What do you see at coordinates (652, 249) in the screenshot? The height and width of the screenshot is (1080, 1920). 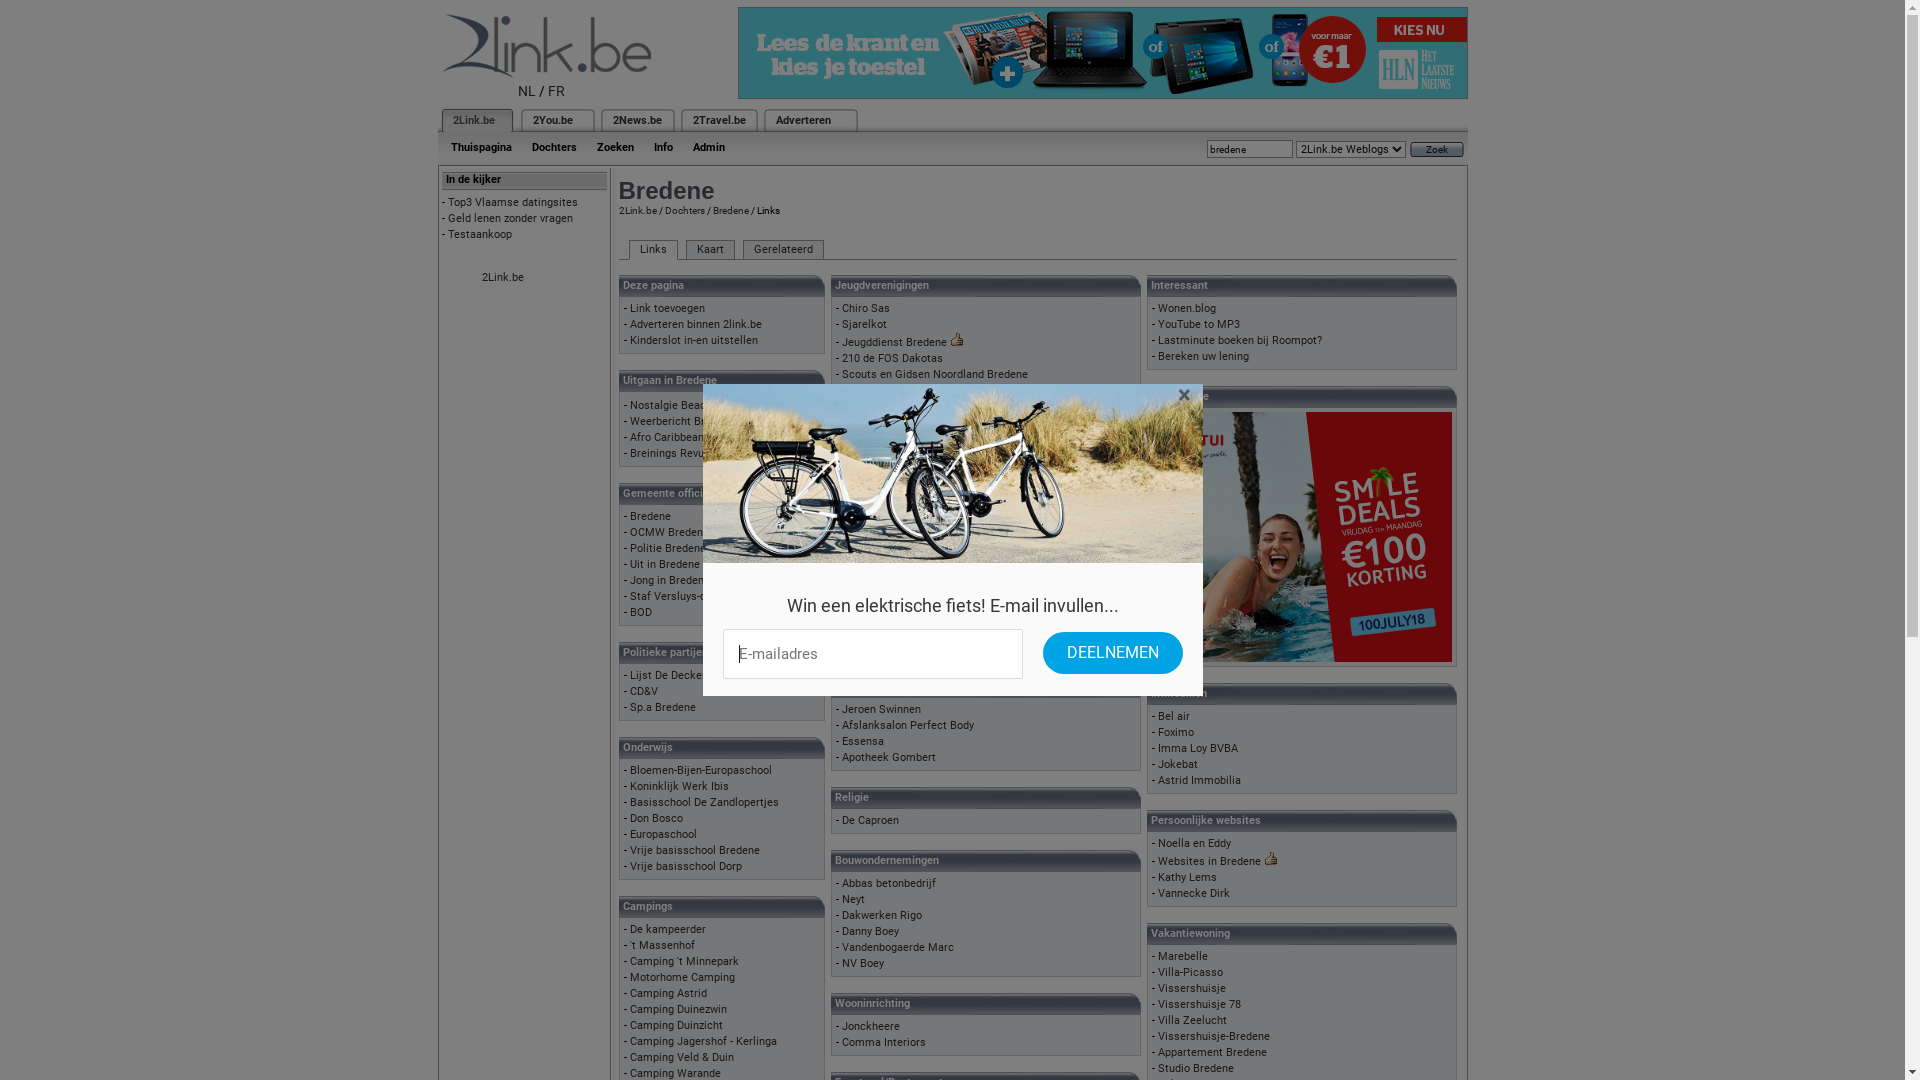 I see `'Links'` at bounding box center [652, 249].